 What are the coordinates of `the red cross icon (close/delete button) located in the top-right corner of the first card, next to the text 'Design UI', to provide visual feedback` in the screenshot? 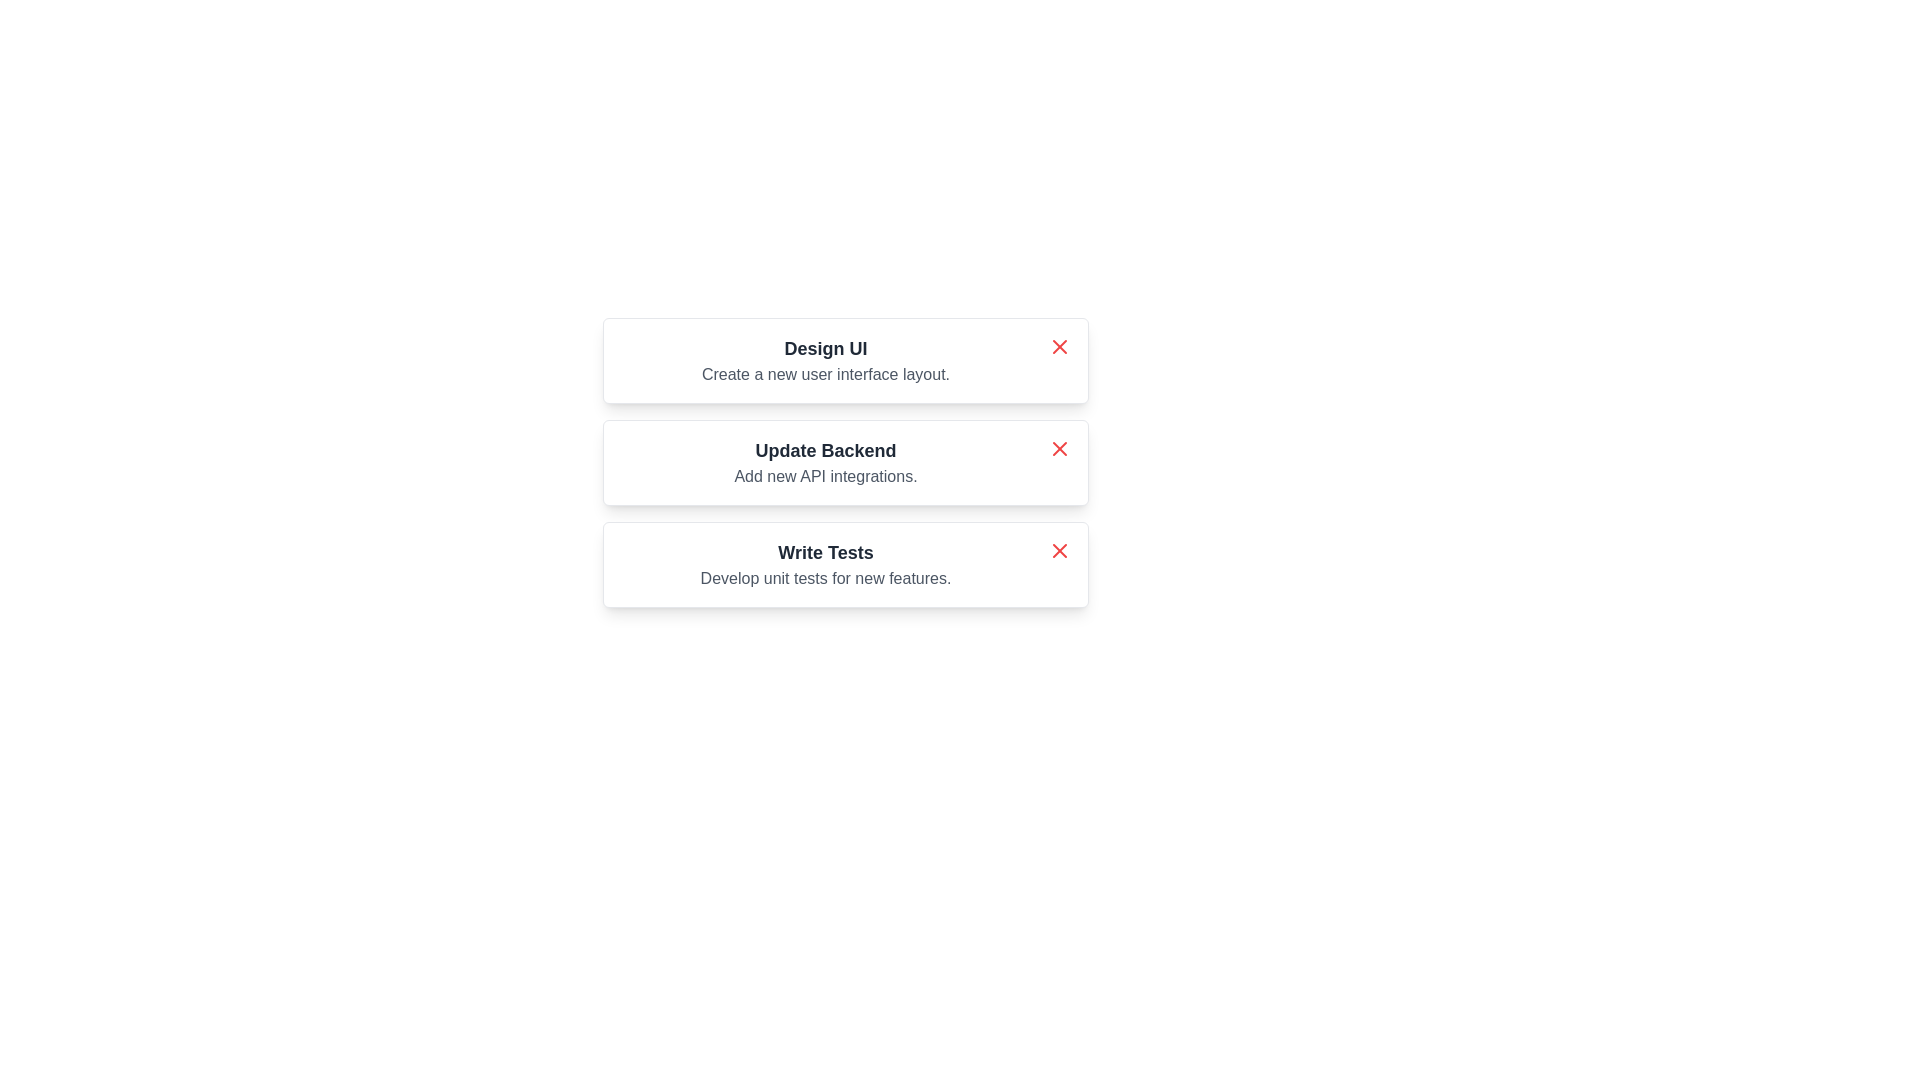 It's located at (1059, 346).